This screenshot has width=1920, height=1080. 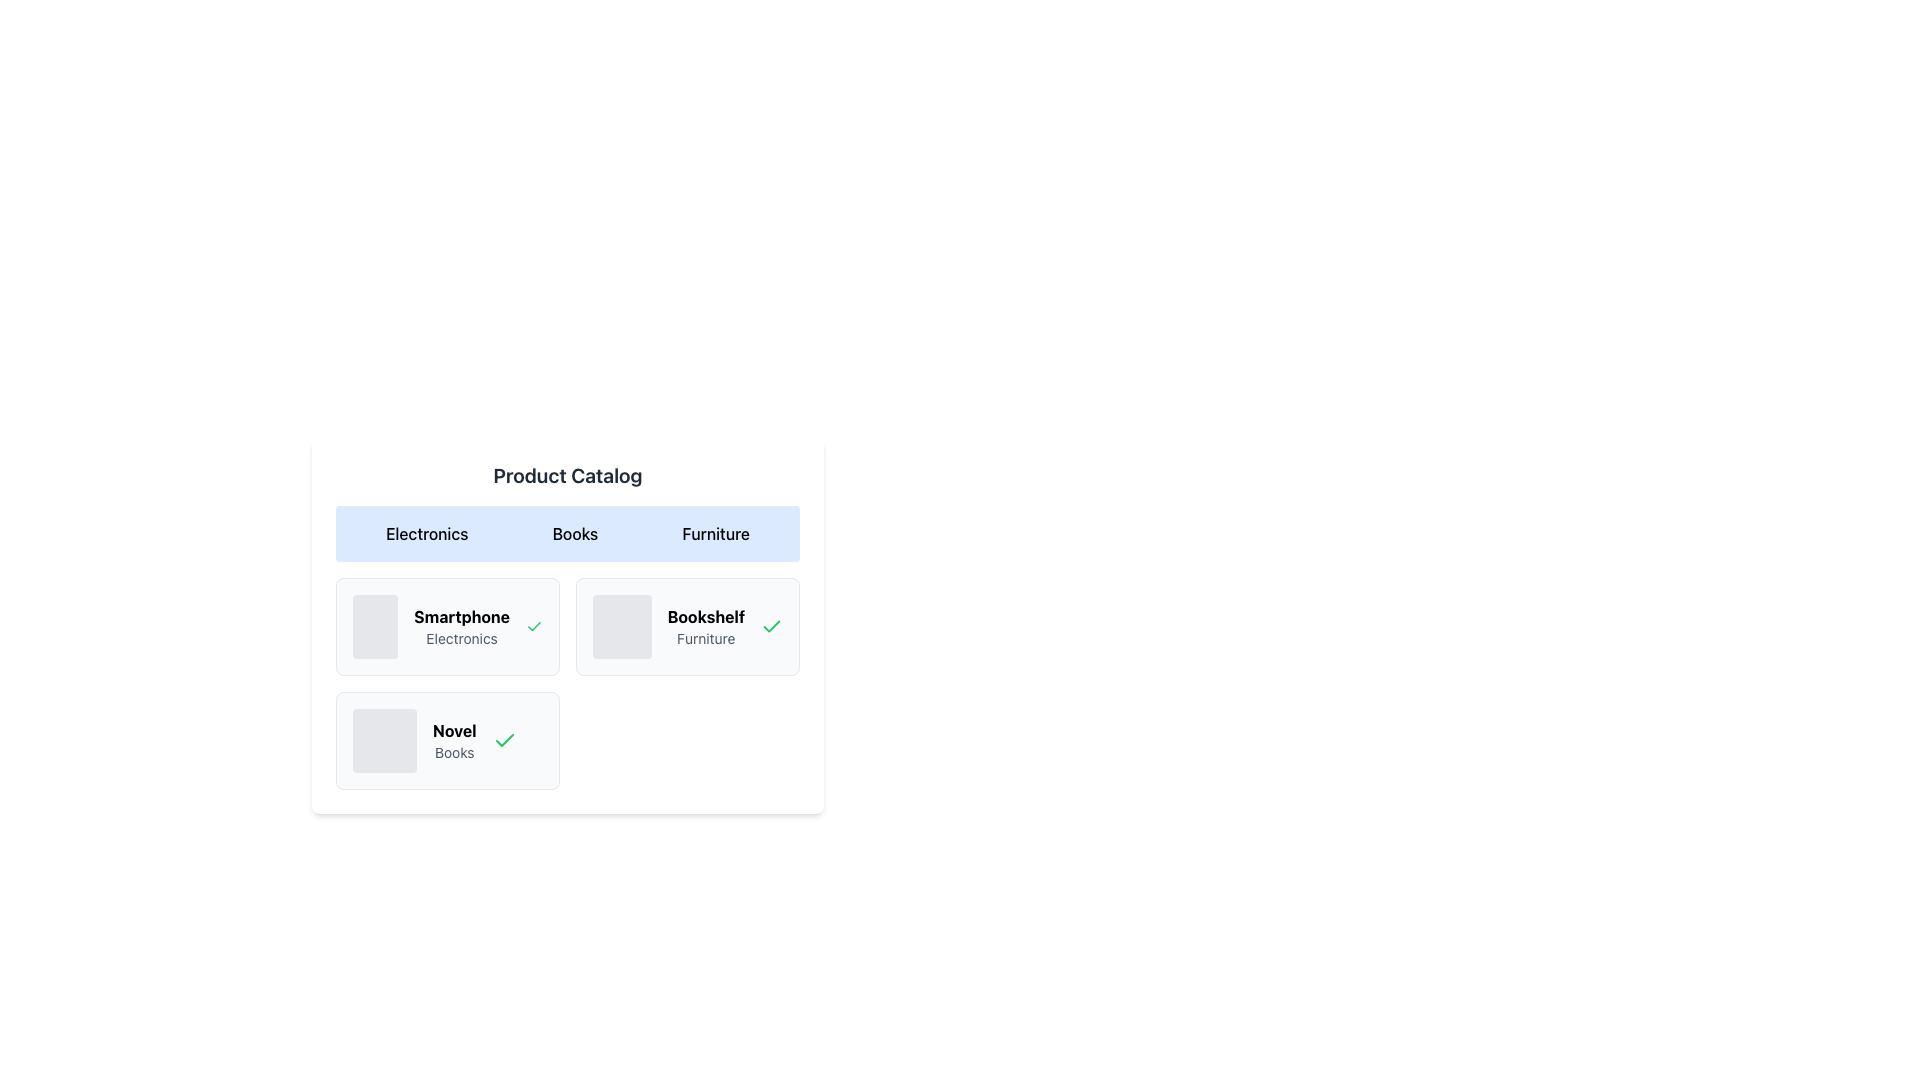 I want to click on text label that displays 'Electronics' positioned below the 'Smartphone' title in a smaller, gray-colored font, so click(x=461, y=639).